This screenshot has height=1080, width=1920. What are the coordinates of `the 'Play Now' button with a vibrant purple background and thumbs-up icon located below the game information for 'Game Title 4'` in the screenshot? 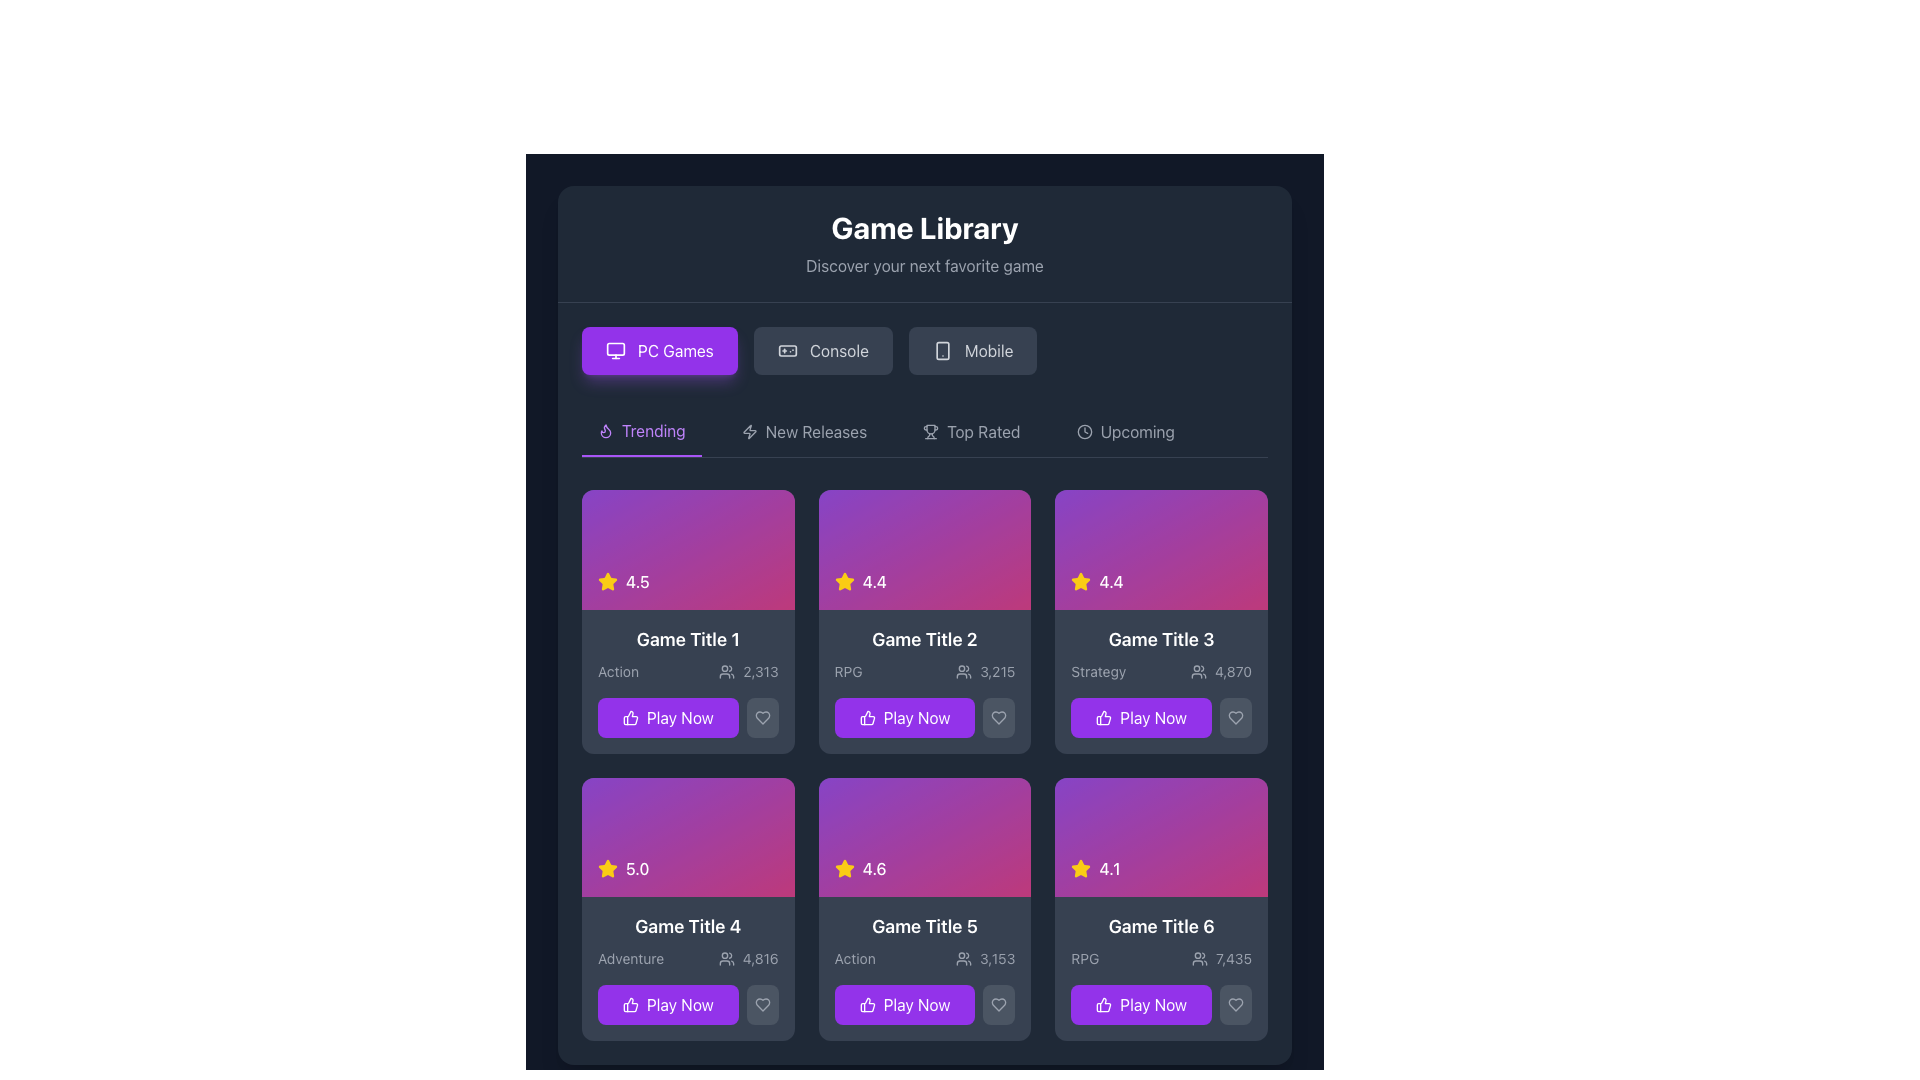 It's located at (688, 1005).